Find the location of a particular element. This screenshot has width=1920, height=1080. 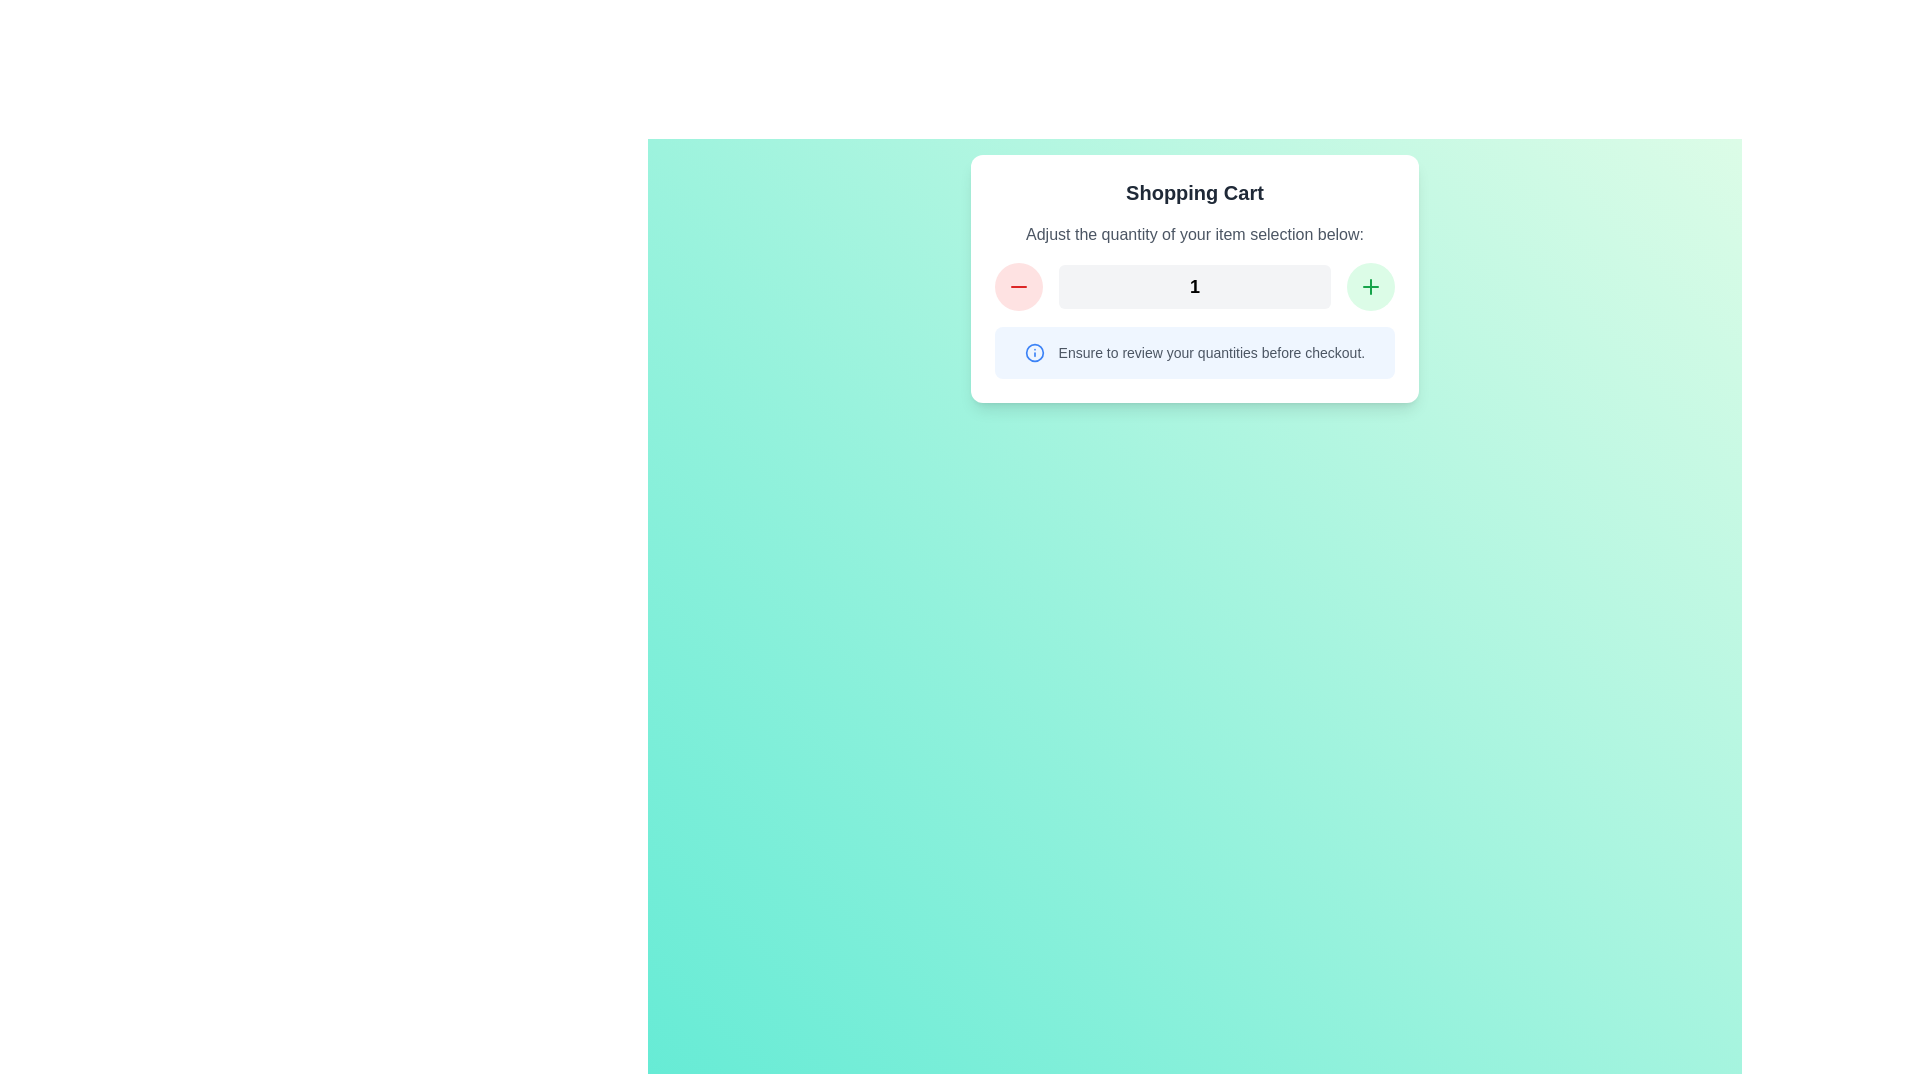

the text label that instructs the user to adjust item quantities, positioned below the 'Shopping Cart' title and above the quantity adjustment controls is located at coordinates (1195, 234).